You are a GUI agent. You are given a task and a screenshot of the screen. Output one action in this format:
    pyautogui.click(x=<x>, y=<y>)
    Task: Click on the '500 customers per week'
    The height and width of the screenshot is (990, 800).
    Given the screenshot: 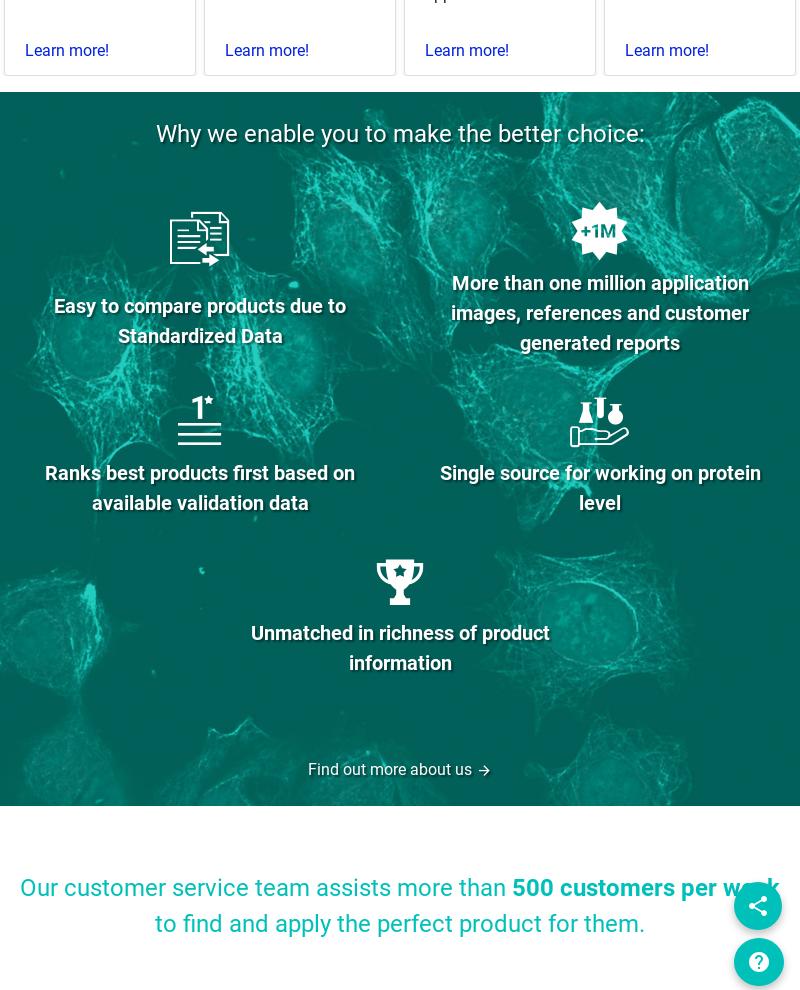 What is the action you would take?
    pyautogui.click(x=645, y=888)
    